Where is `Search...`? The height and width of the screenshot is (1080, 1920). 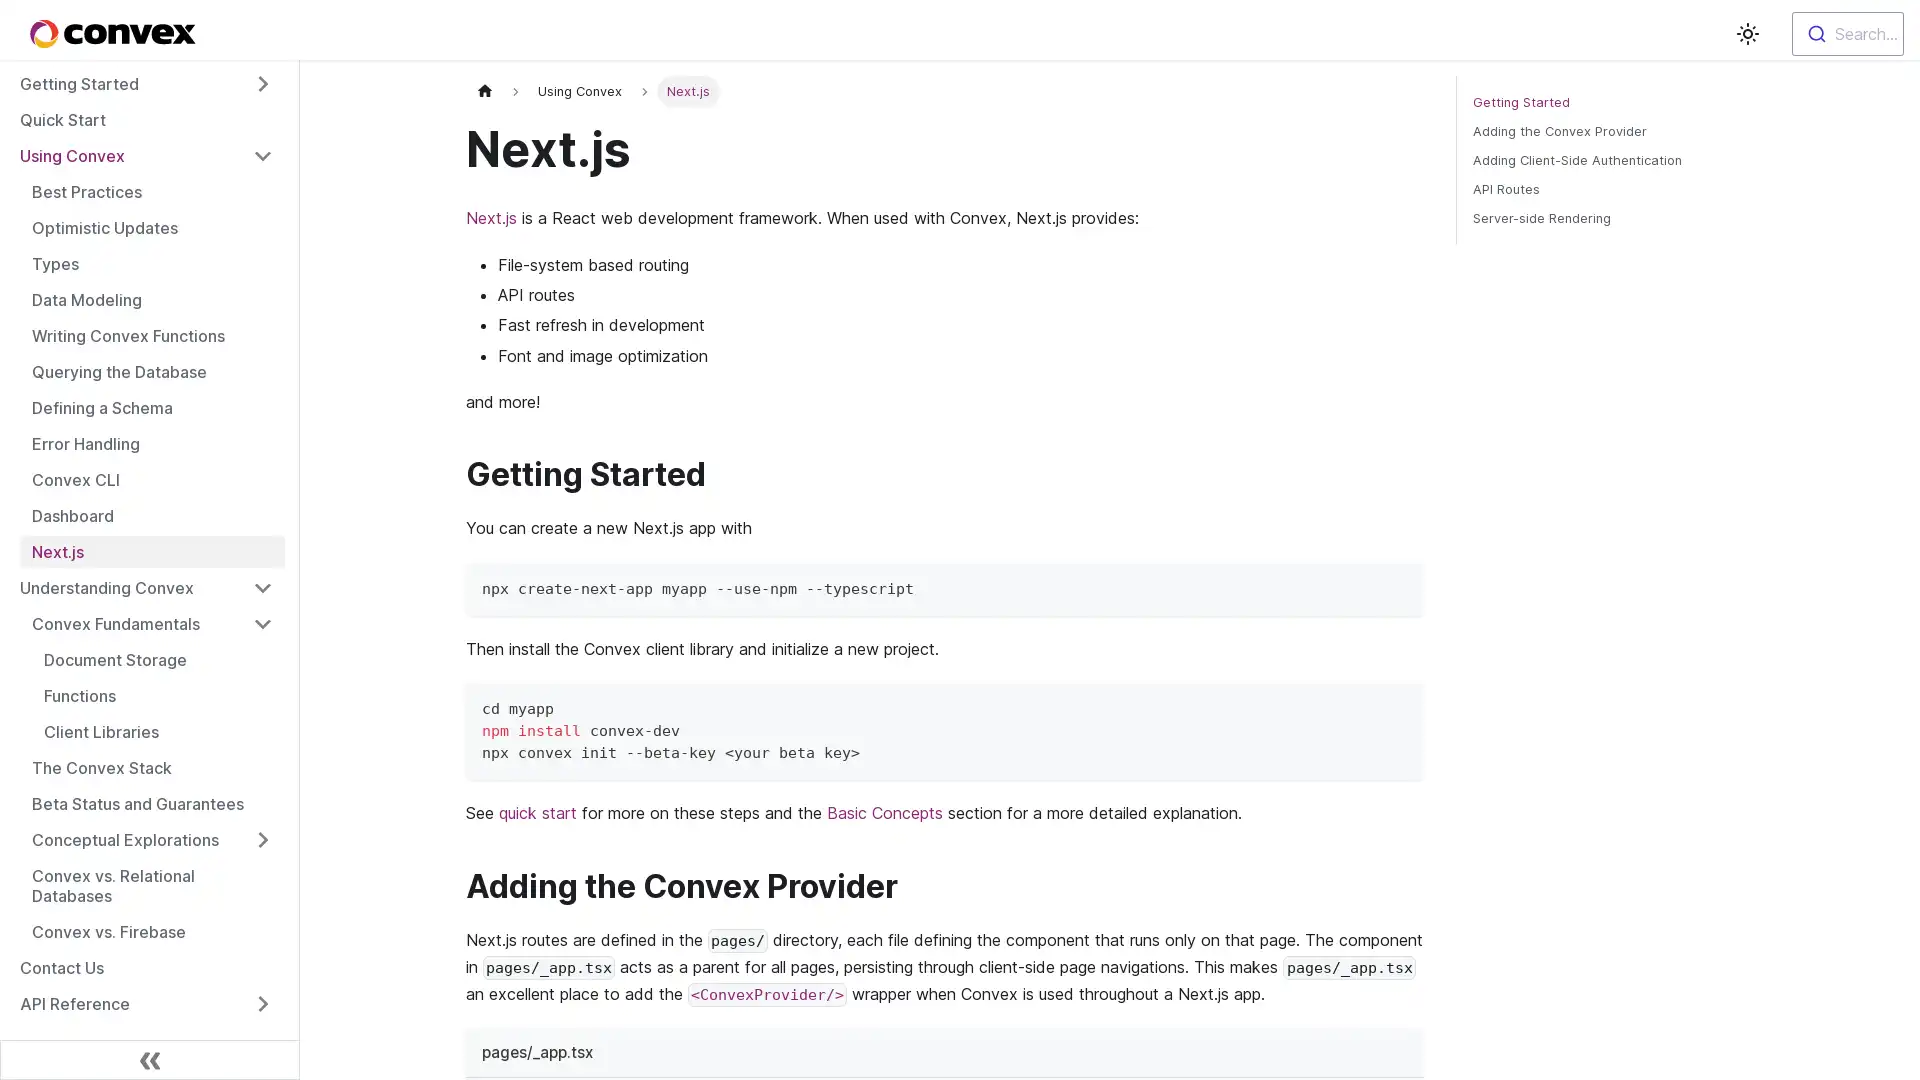 Search... is located at coordinates (1847, 34).